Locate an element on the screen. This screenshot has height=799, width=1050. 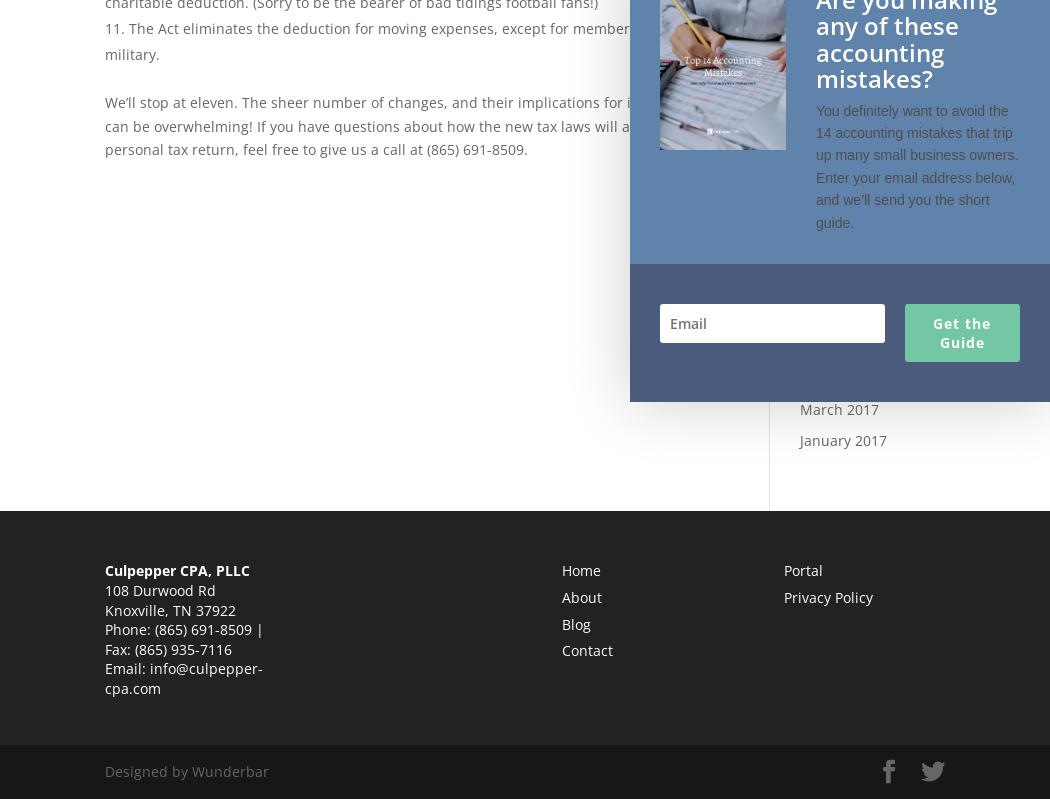
'July 2018' is located at coordinates (828, 100).